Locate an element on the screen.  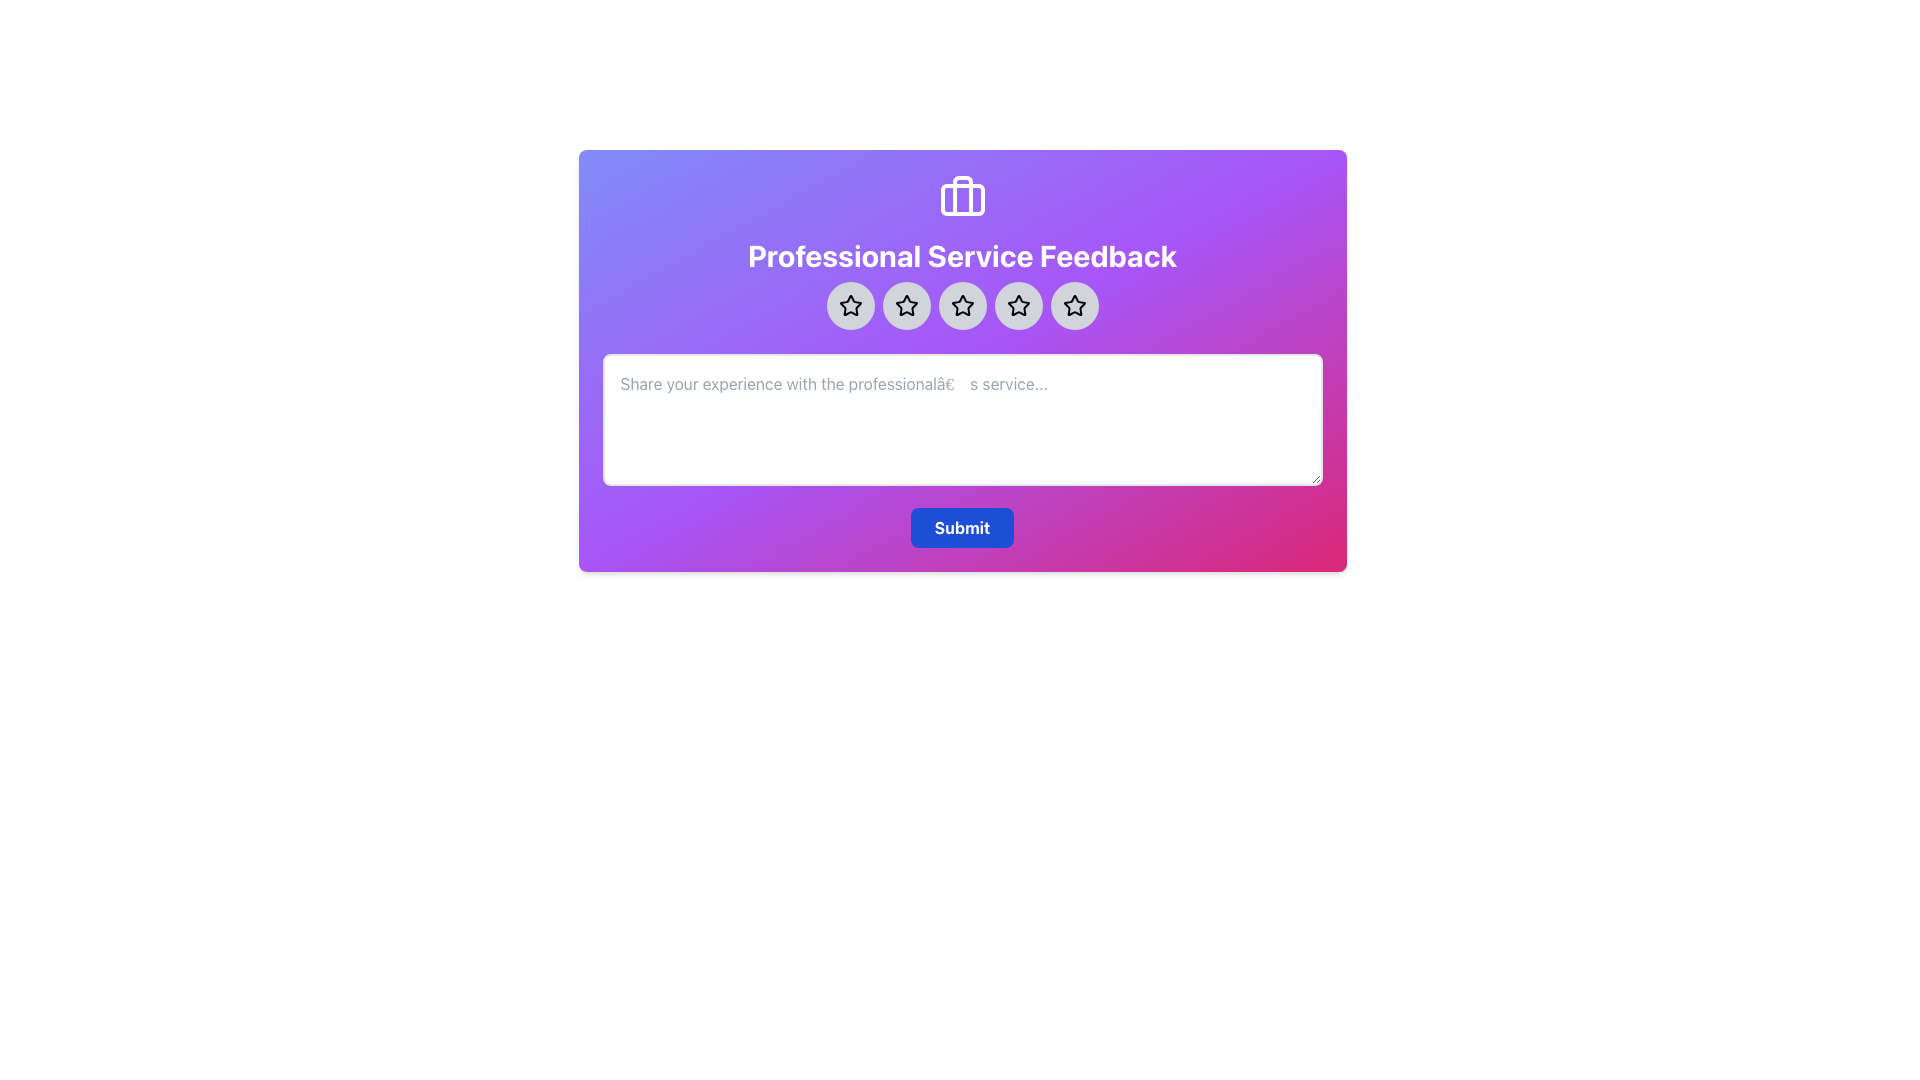
the third star button in the feedback form interface is located at coordinates (962, 305).